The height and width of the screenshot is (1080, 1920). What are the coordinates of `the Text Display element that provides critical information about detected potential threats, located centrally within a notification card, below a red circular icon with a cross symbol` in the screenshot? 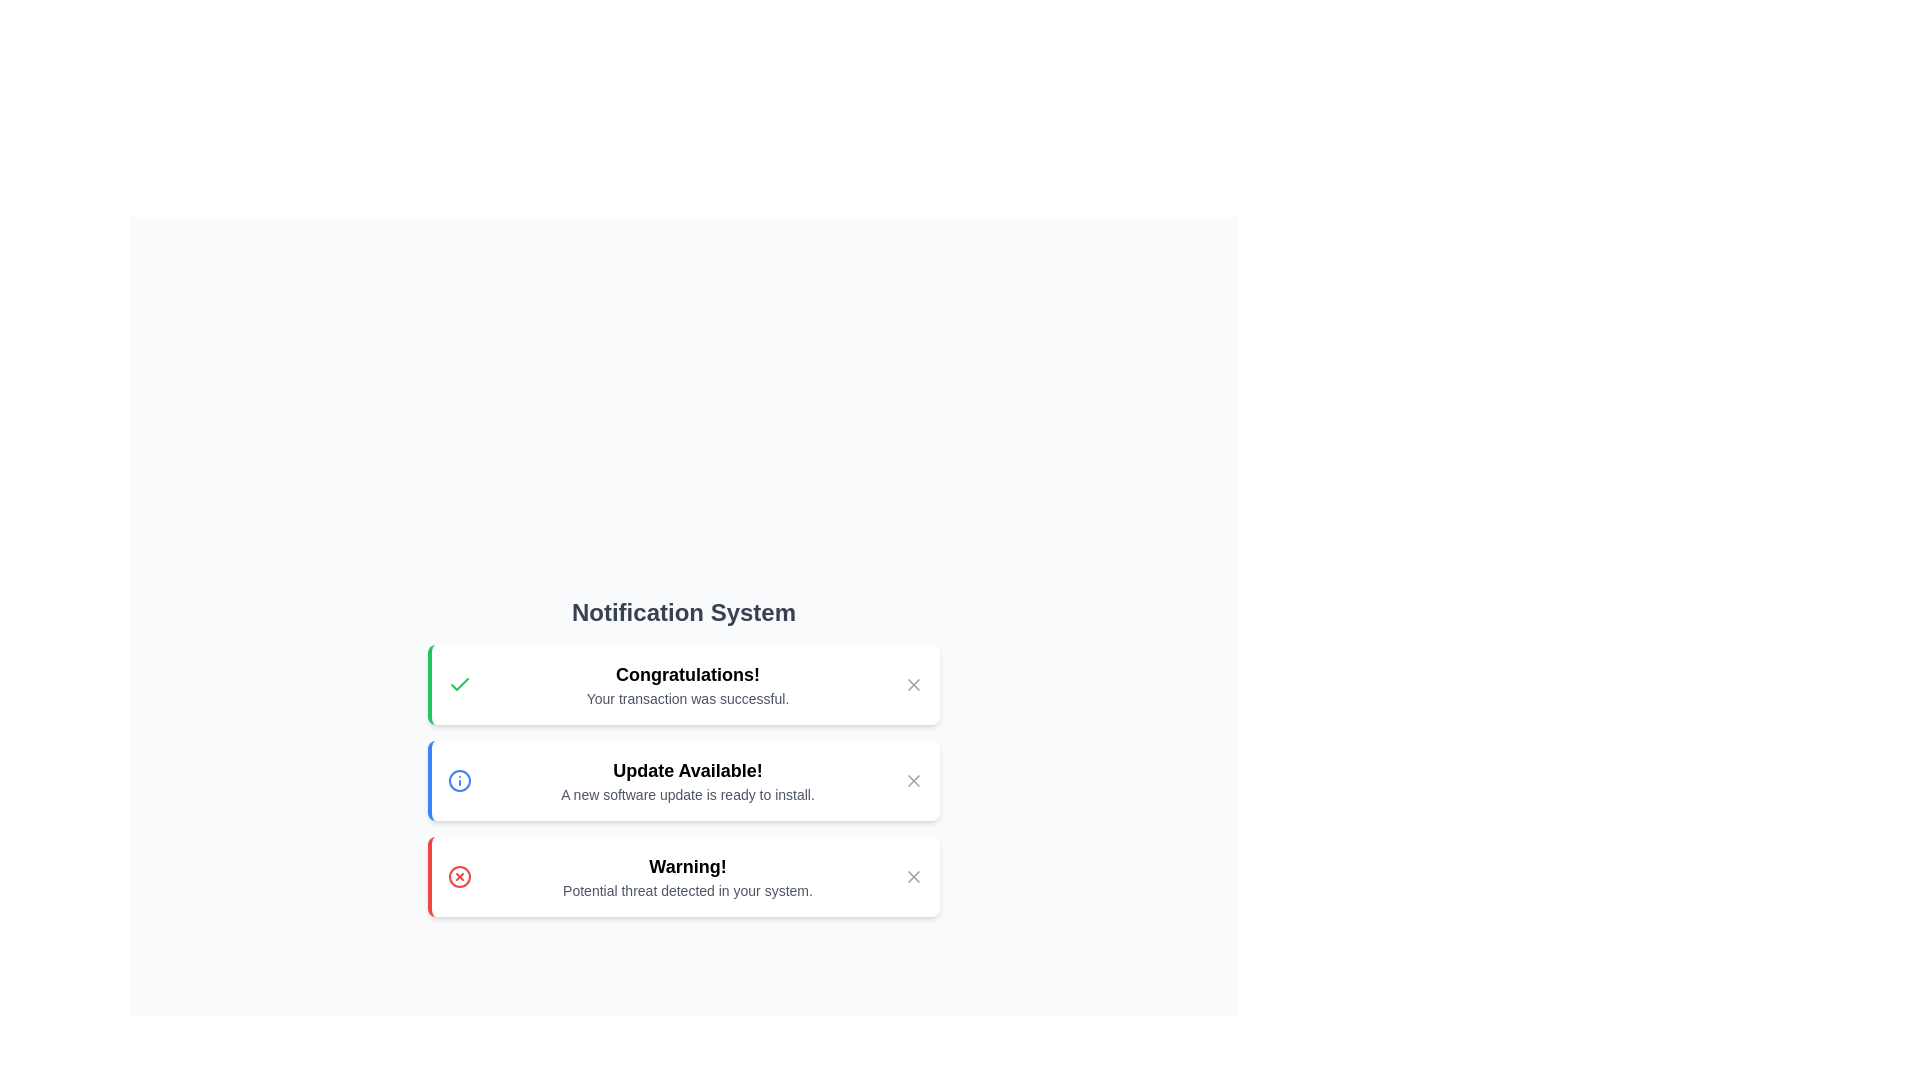 It's located at (687, 875).